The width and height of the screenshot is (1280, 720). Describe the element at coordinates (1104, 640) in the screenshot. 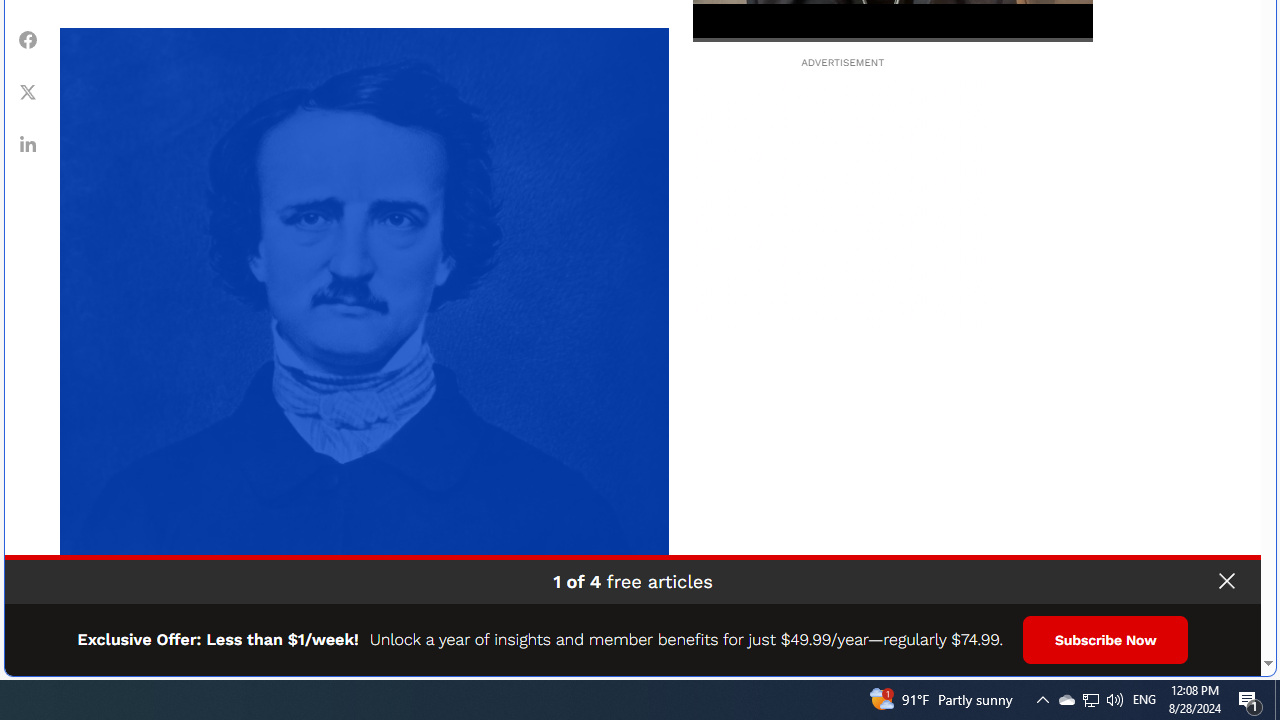

I see `'Subscribe Now'` at that location.